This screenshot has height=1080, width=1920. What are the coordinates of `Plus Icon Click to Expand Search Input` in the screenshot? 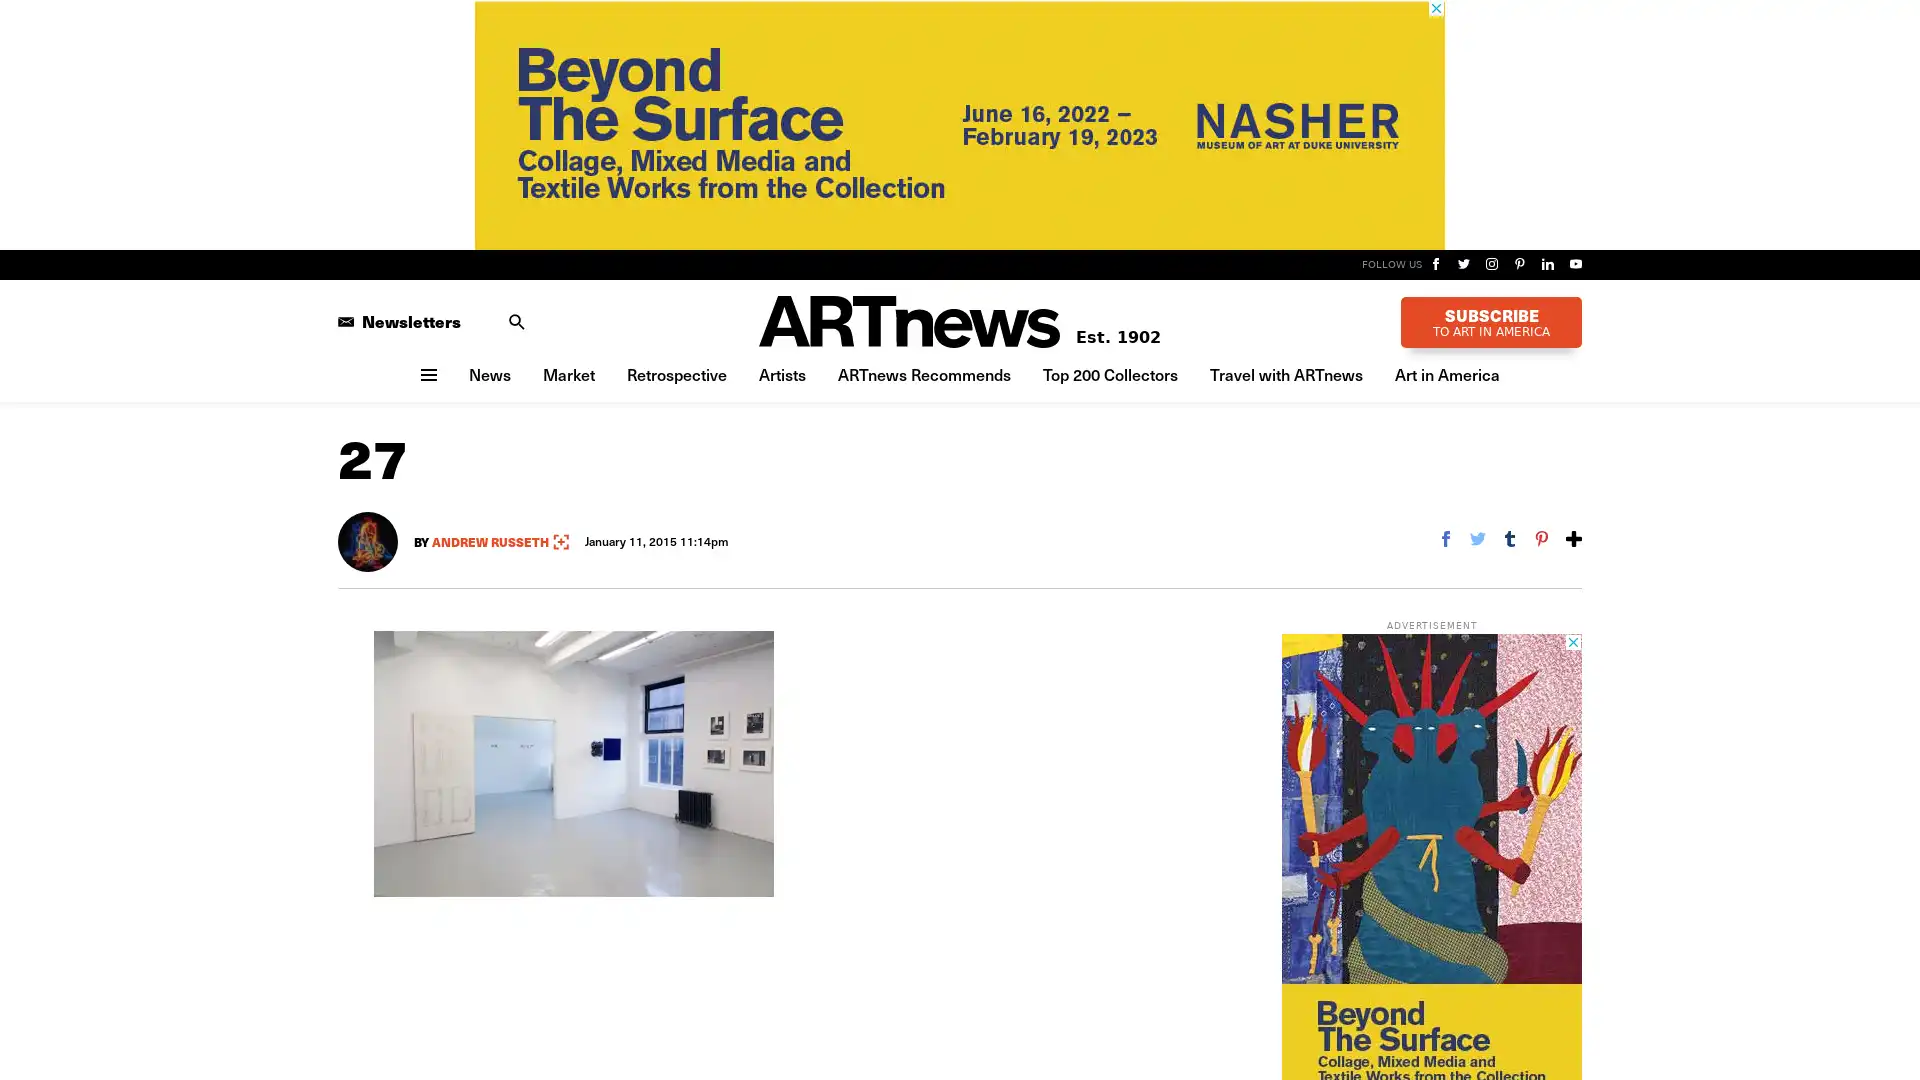 It's located at (517, 319).